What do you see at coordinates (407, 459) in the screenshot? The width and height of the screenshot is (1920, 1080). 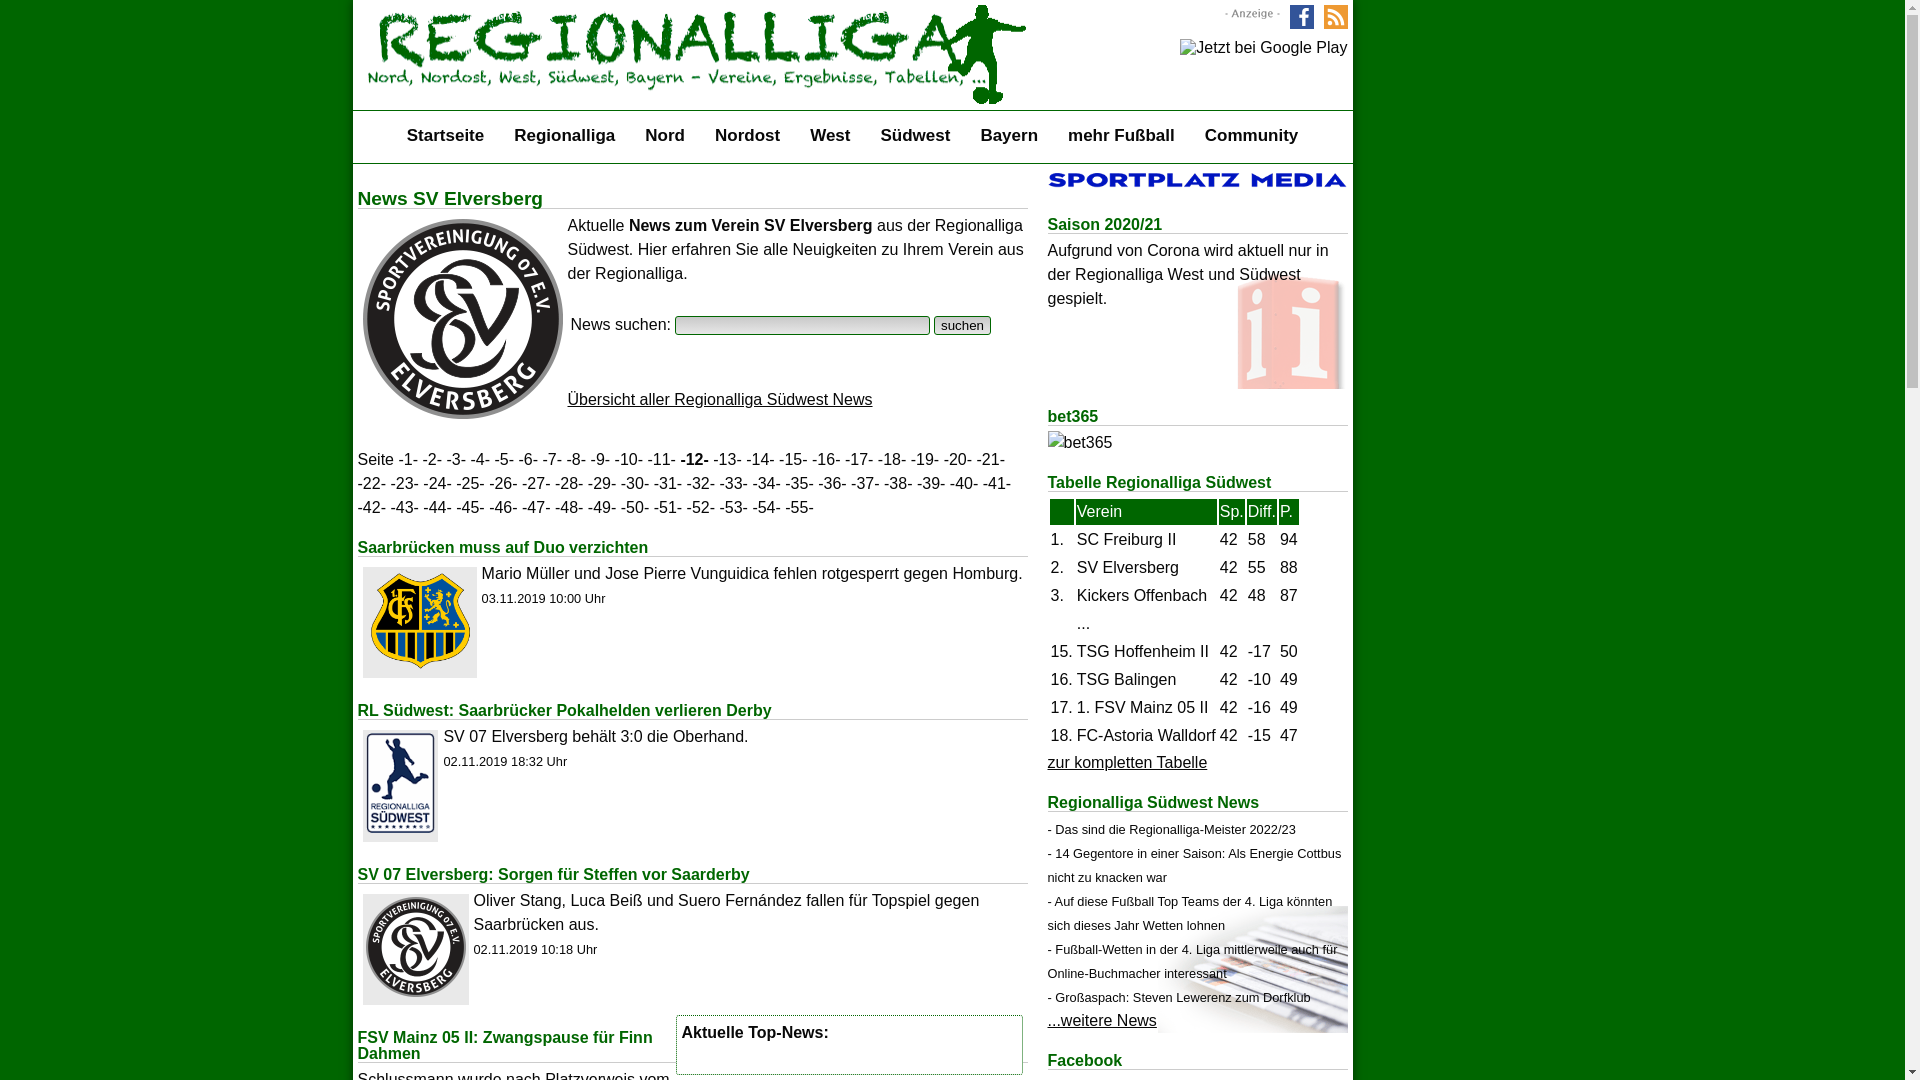 I see `'-1-'` at bounding box center [407, 459].